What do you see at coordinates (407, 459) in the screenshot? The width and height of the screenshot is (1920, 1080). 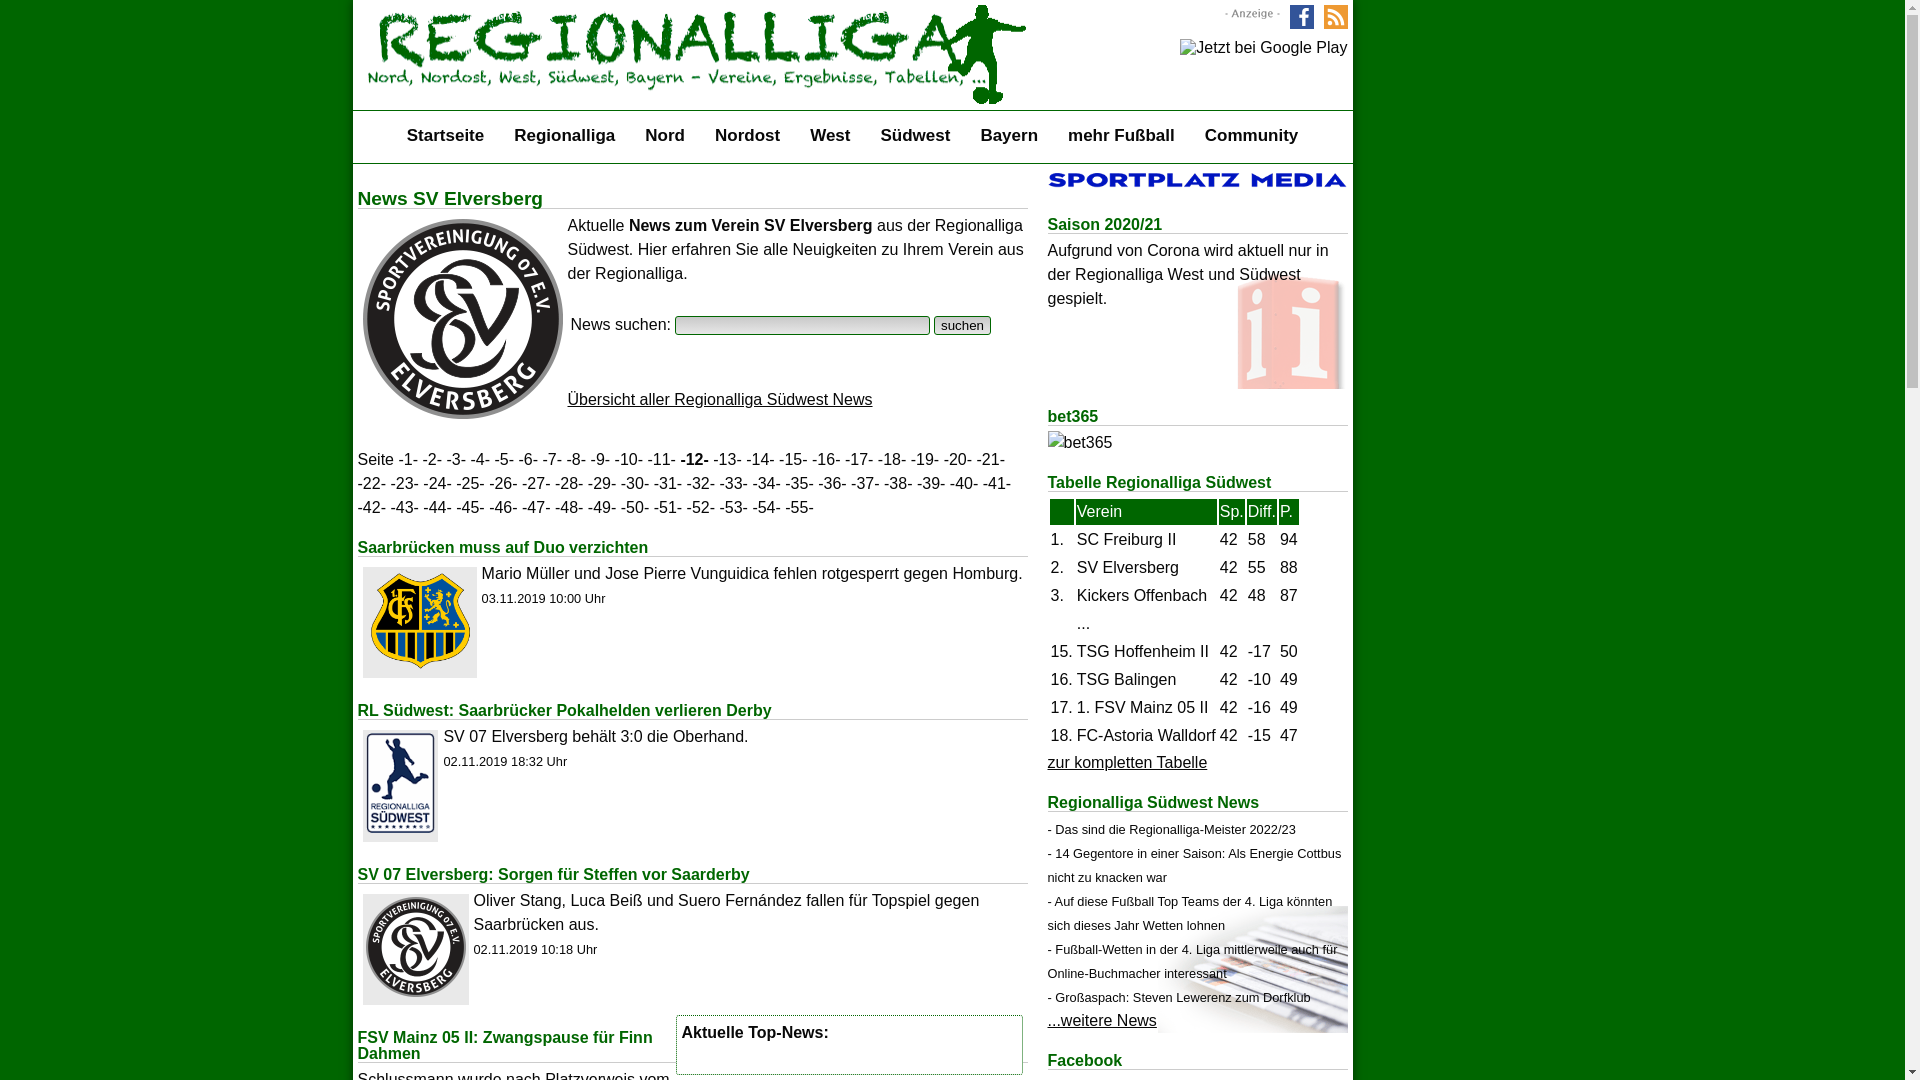 I see `'-1-'` at bounding box center [407, 459].